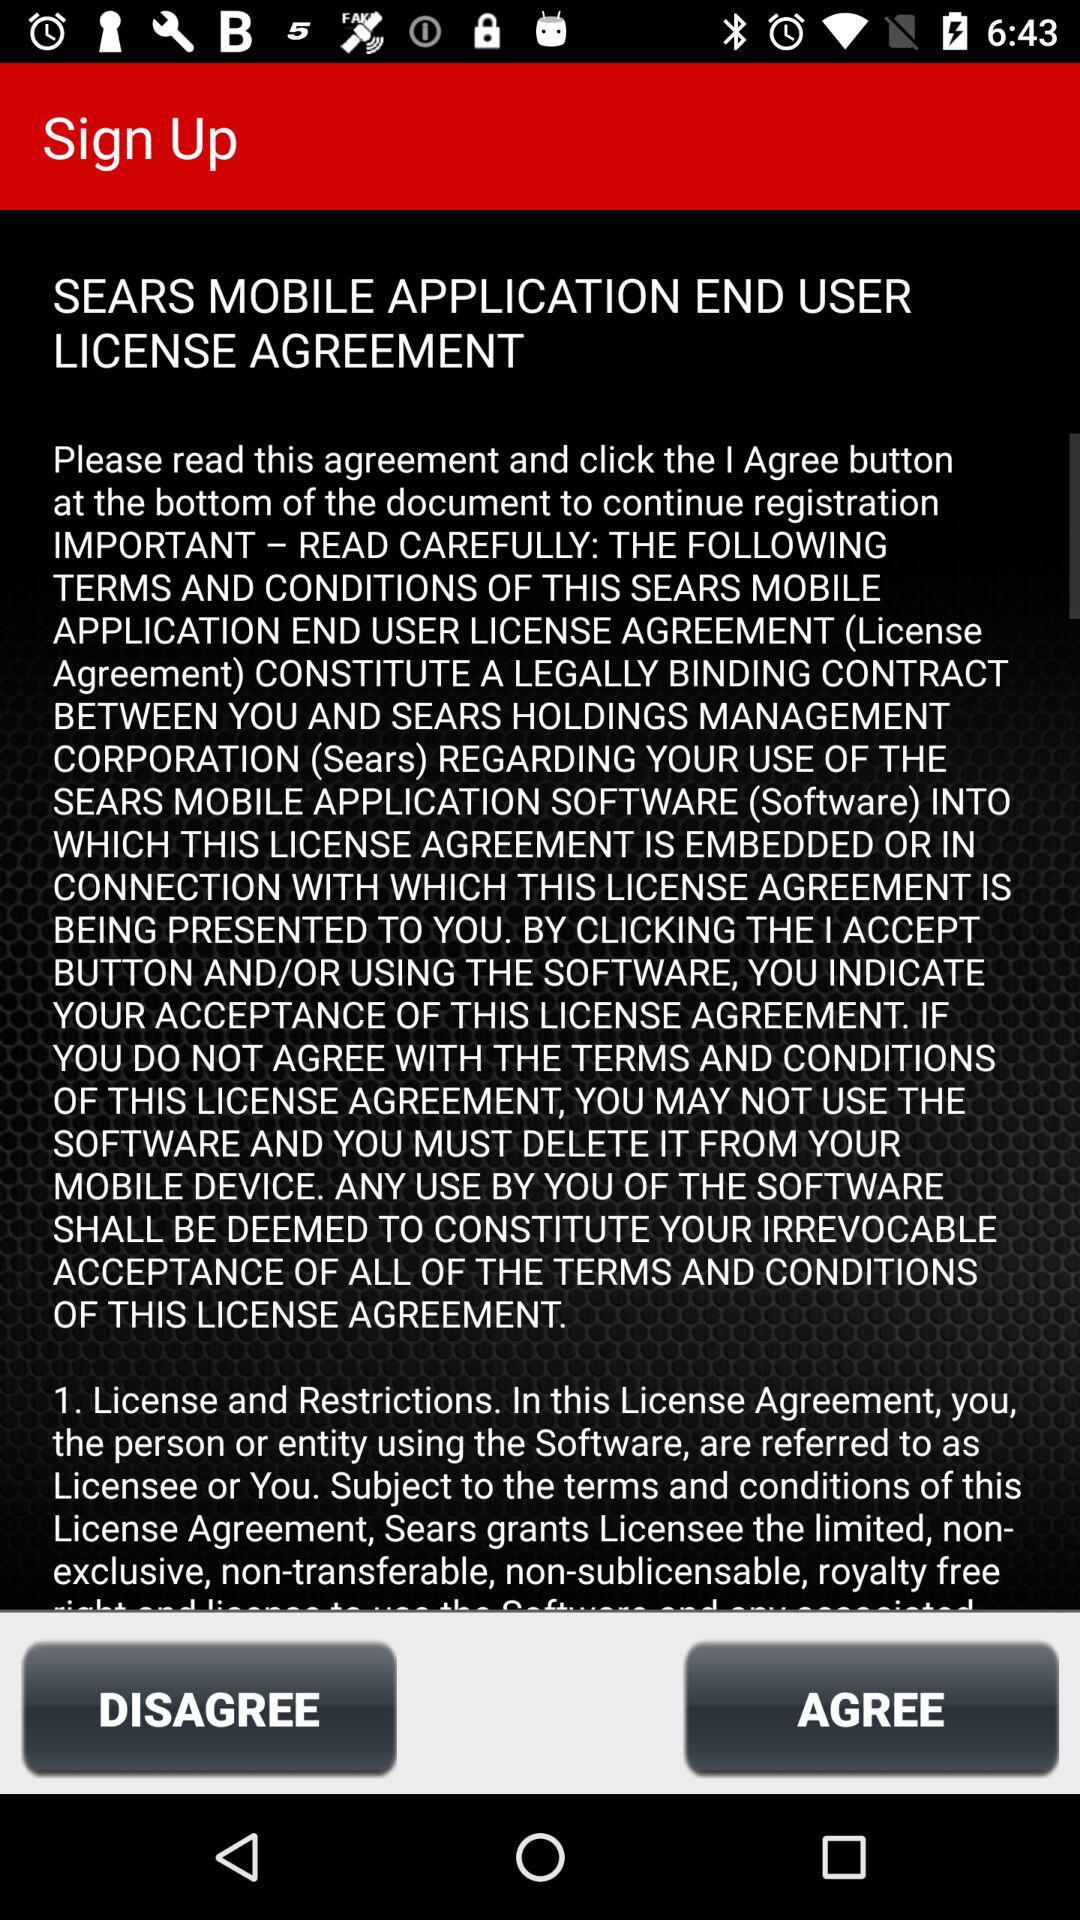 This screenshot has height=1920, width=1080. Describe the element at coordinates (208, 1707) in the screenshot. I see `disagree` at that location.